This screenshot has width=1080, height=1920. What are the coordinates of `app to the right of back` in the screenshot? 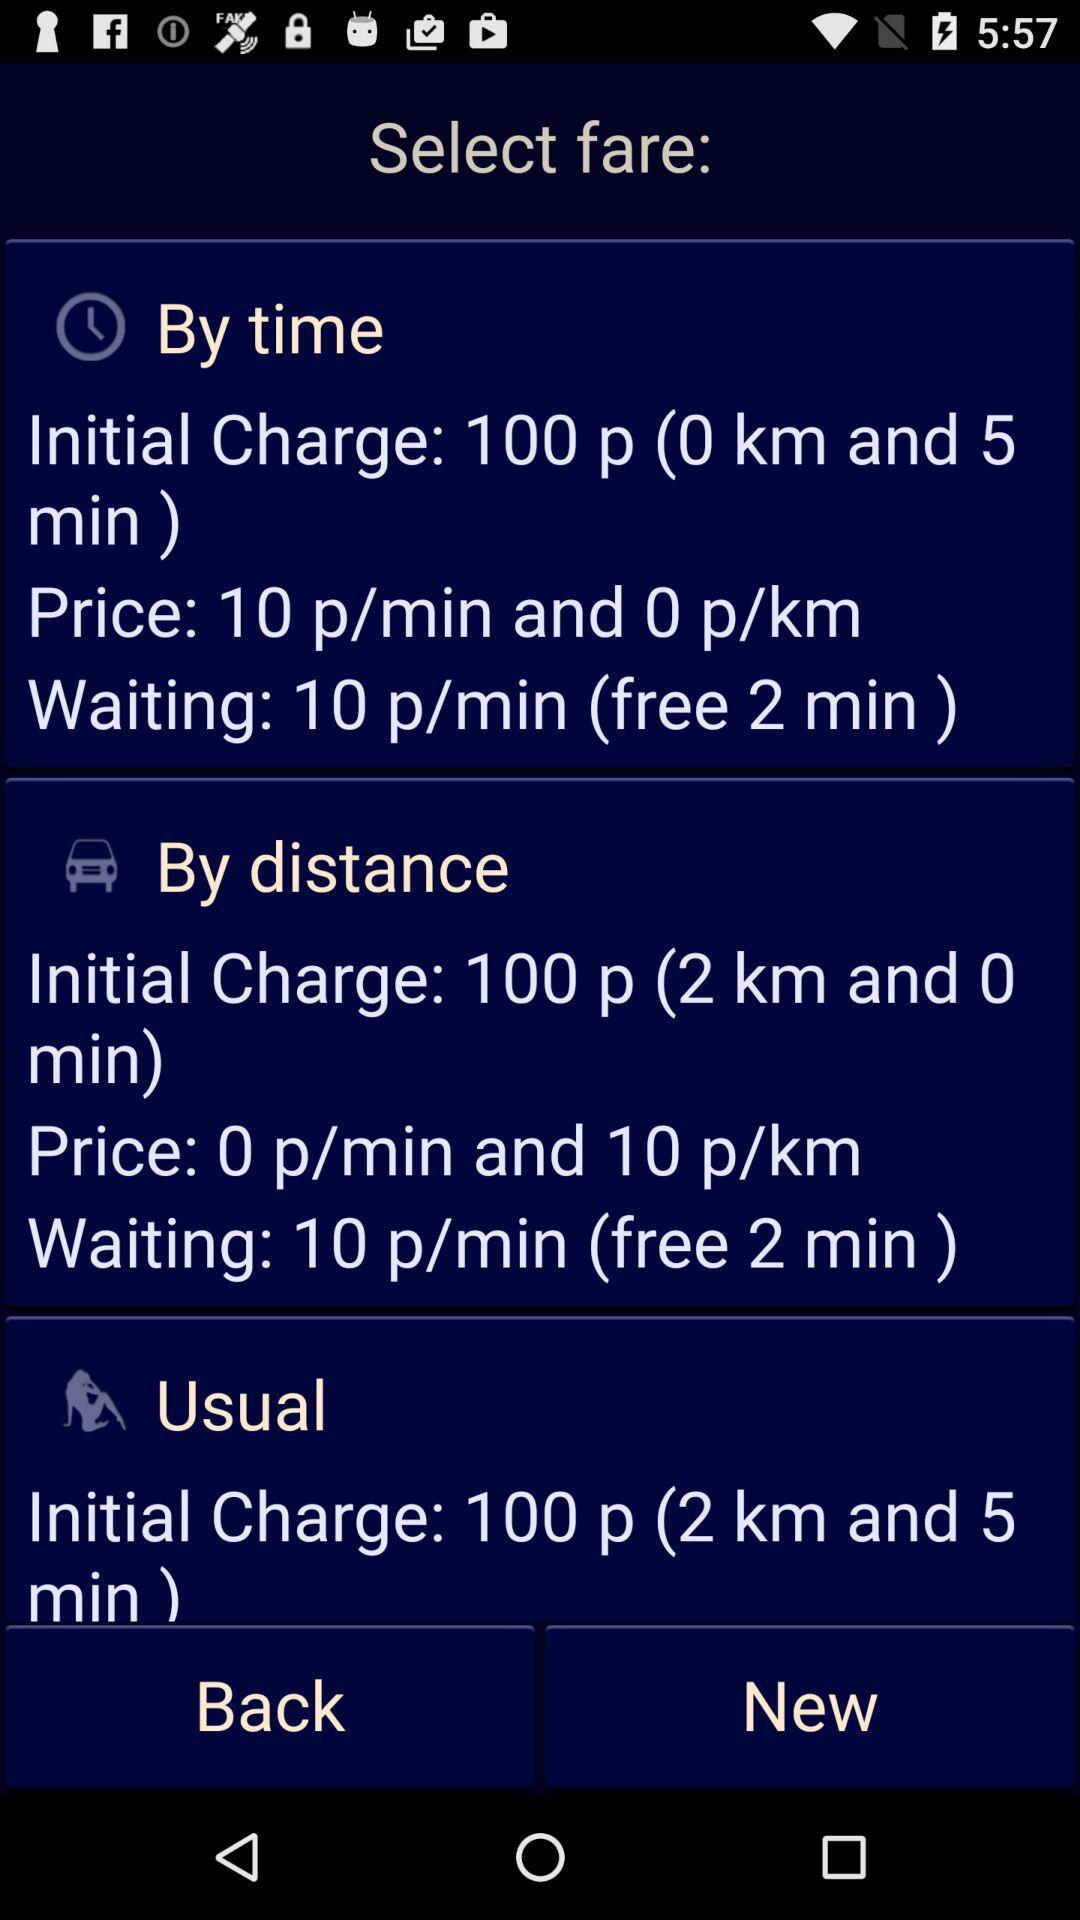 It's located at (810, 1706).